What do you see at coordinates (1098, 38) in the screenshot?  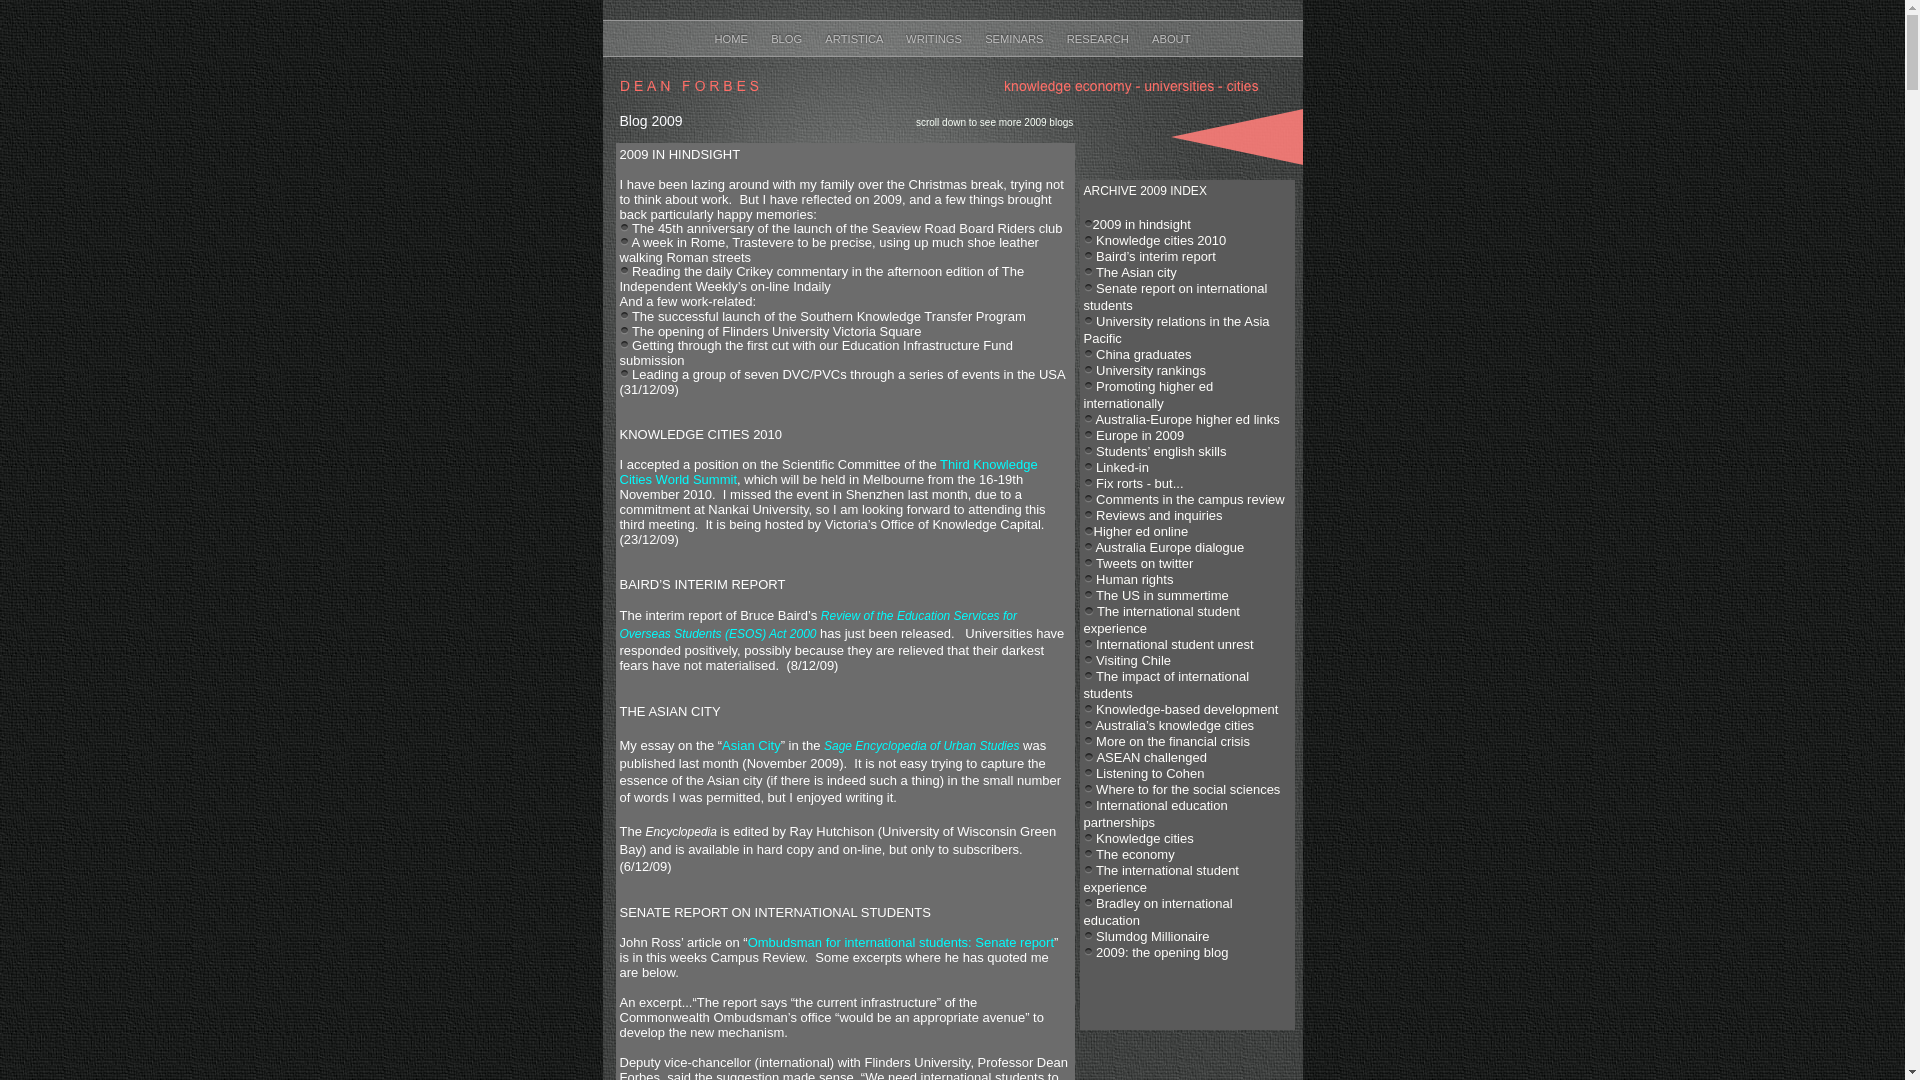 I see `'RESEARCH'` at bounding box center [1098, 38].